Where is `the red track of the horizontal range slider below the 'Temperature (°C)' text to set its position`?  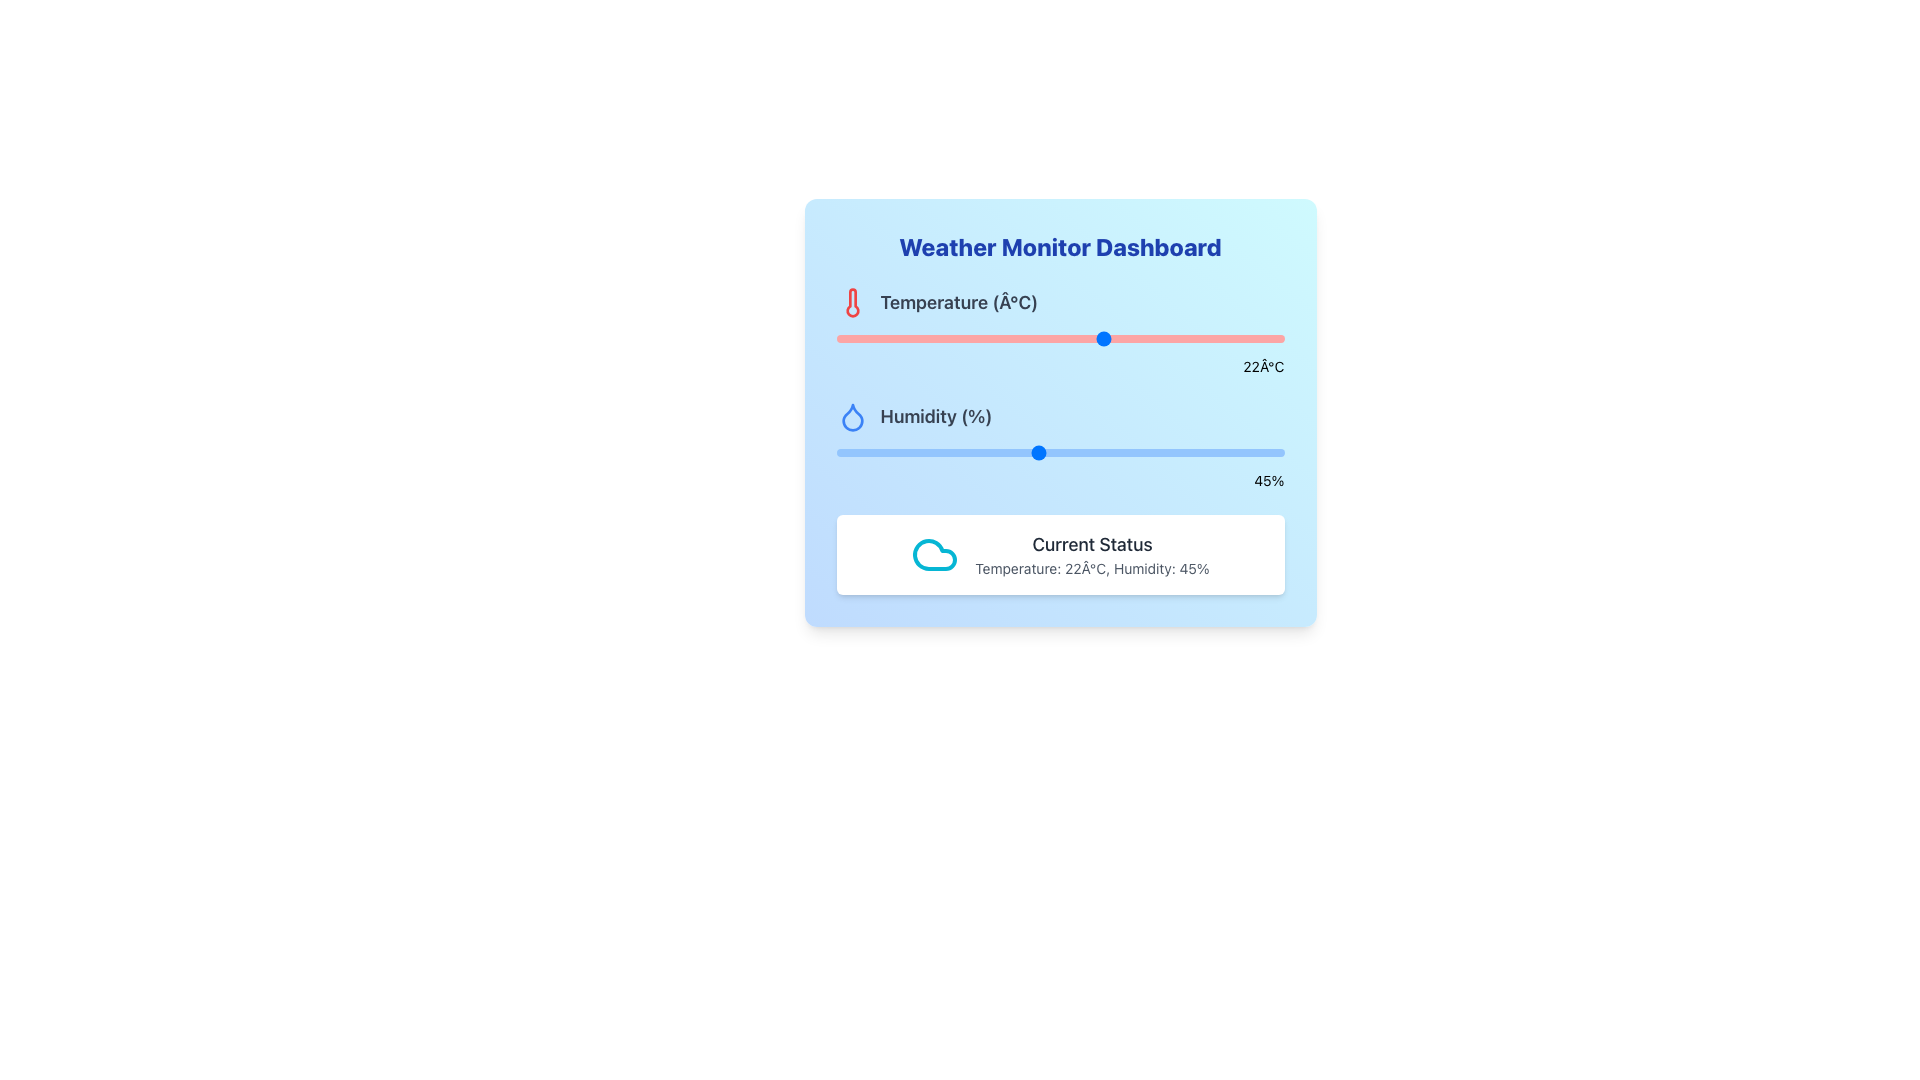
the red track of the horizontal range slider below the 'Temperature (°C)' text to set its position is located at coordinates (1059, 338).